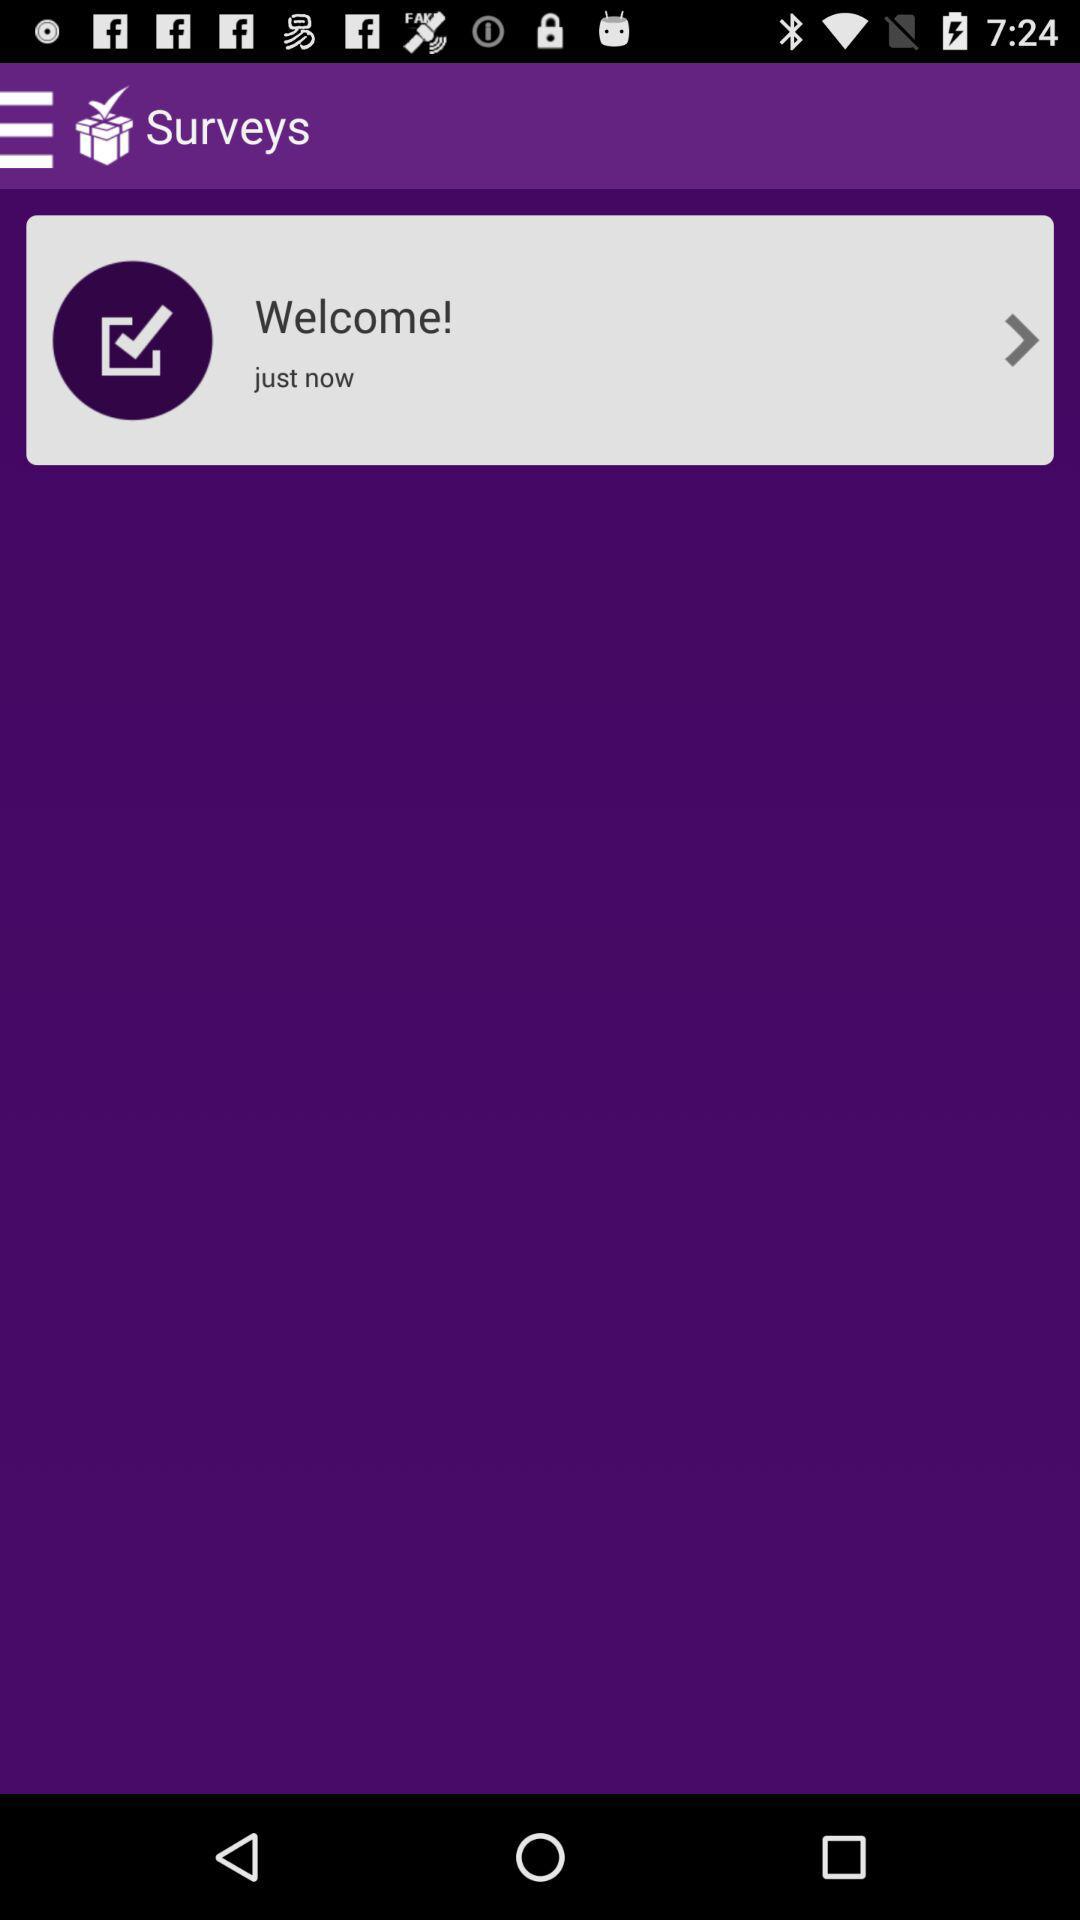 This screenshot has width=1080, height=1920. What do you see at coordinates (358, 308) in the screenshot?
I see `the app below the surveys app` at bounding box center [358, 308].